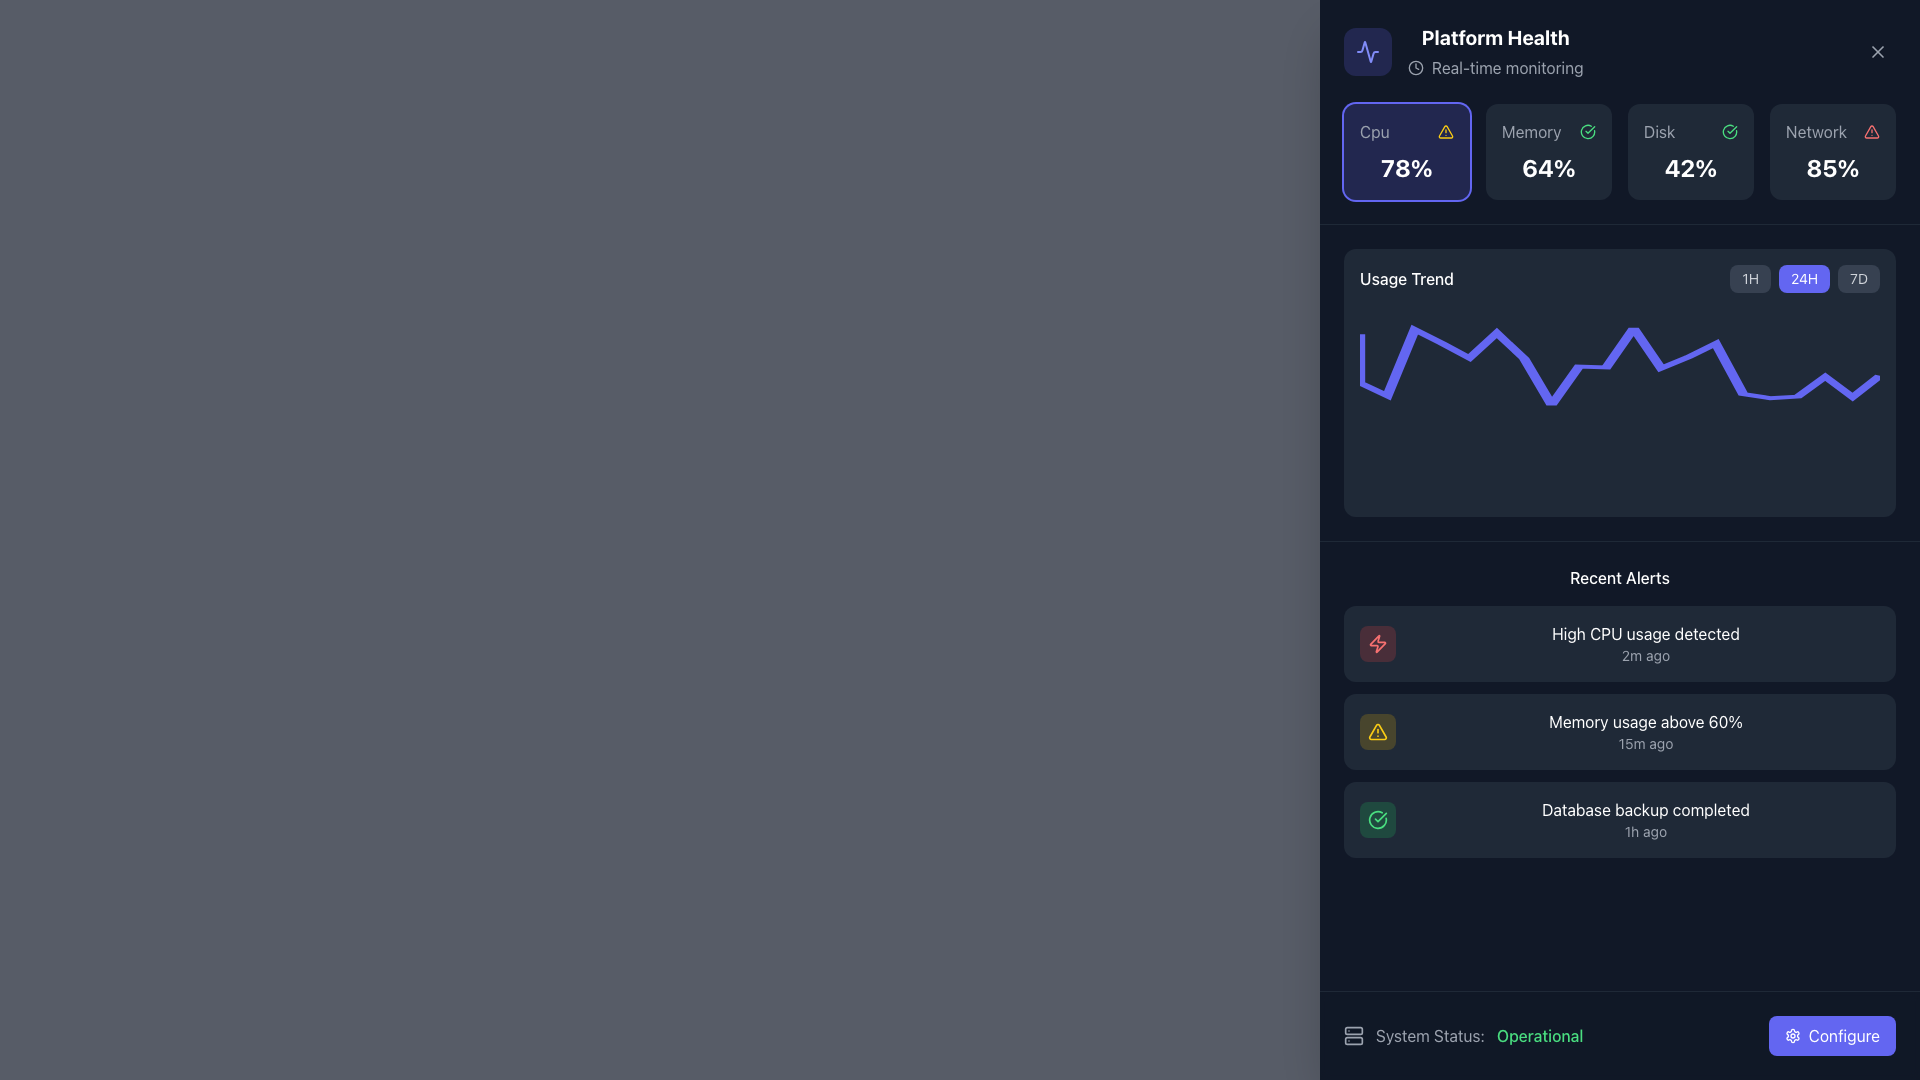 Image resolution: width=1920 pixels, height=1080 pixels. Describe the element at coordinates (1376, 820) in the screenshot. I see `the icon that represents the successful database backup operation in the third notification card titled 'Database backup completed' under 'Recent Alerts'` at that location.